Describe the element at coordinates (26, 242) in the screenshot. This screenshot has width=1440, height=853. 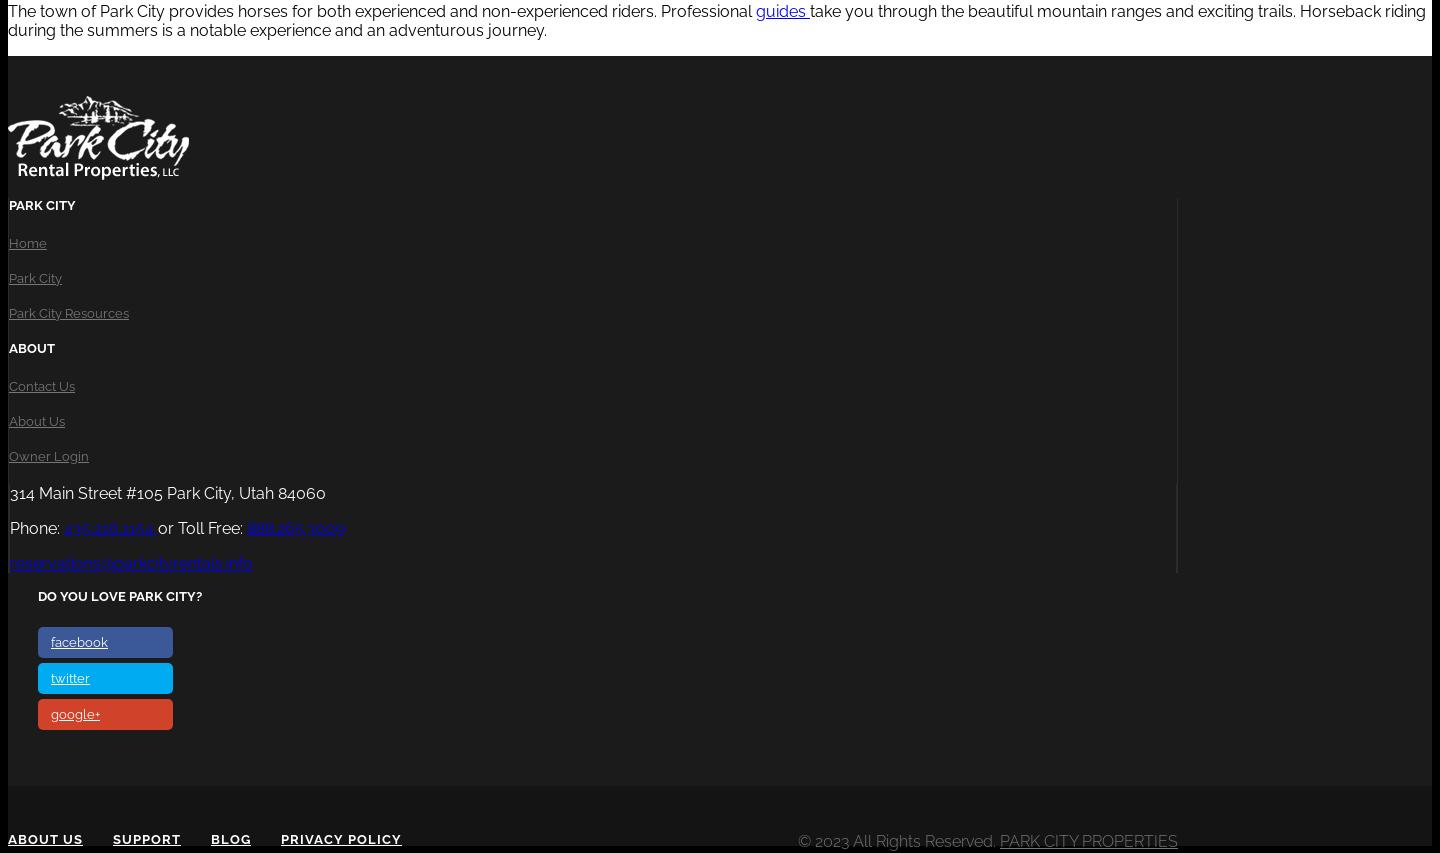
I see `'Home'` at that location.